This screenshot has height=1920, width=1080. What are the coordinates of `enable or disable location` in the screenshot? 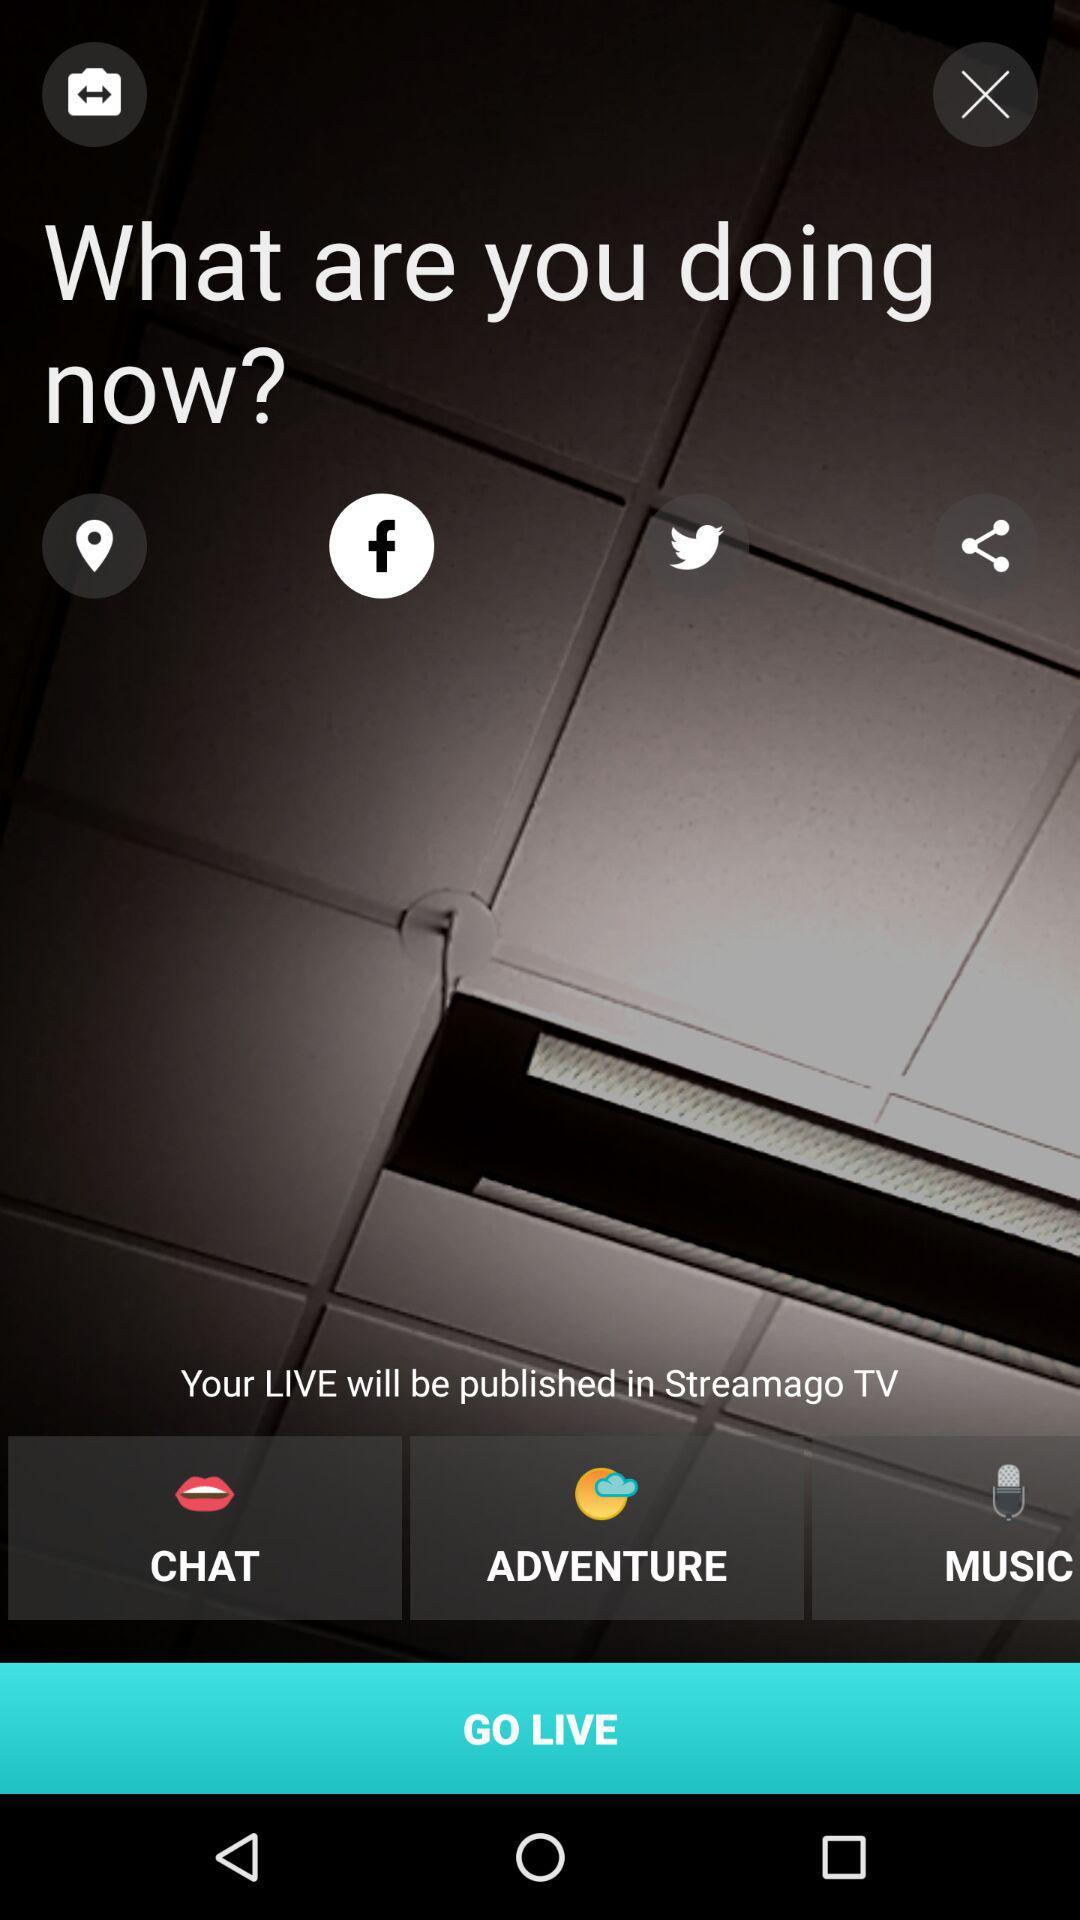 It's located at (94, 546).